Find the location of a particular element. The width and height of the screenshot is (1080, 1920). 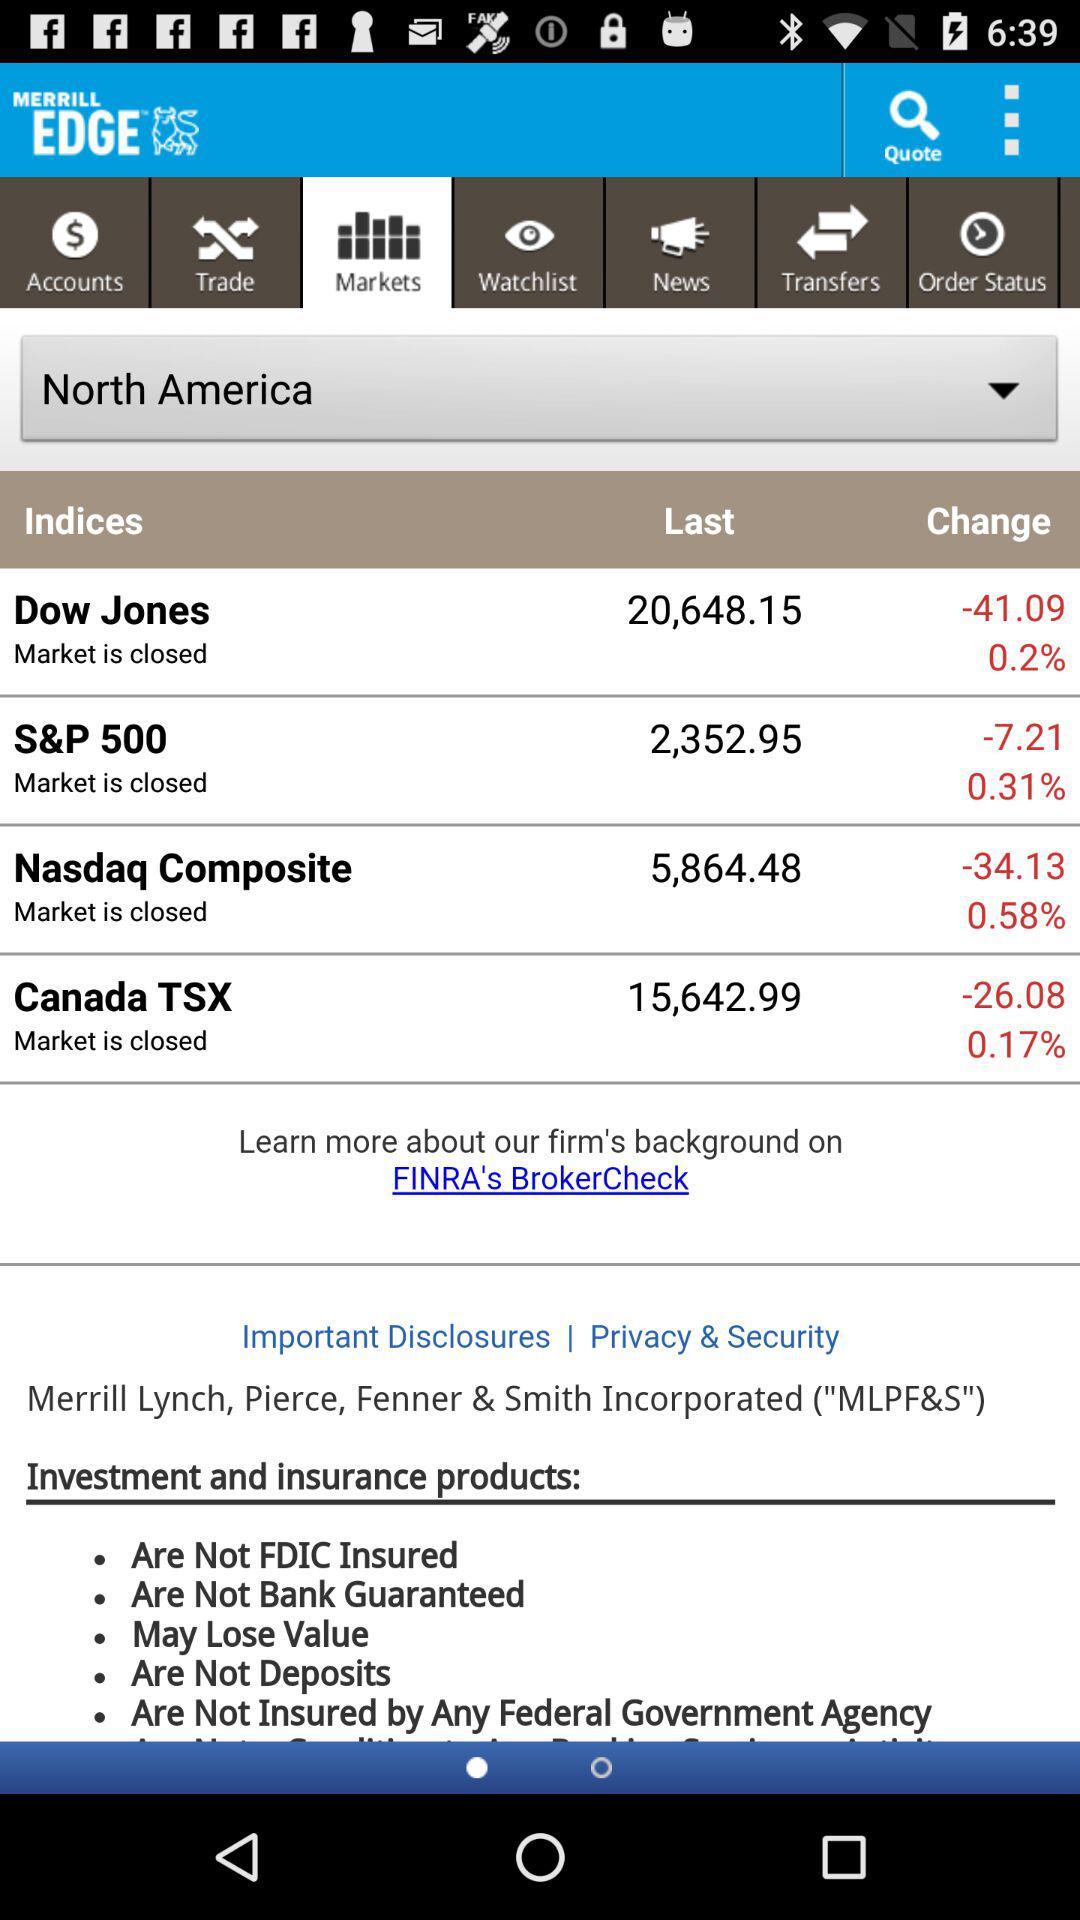

the search icon is located at coordinates (900, 127).